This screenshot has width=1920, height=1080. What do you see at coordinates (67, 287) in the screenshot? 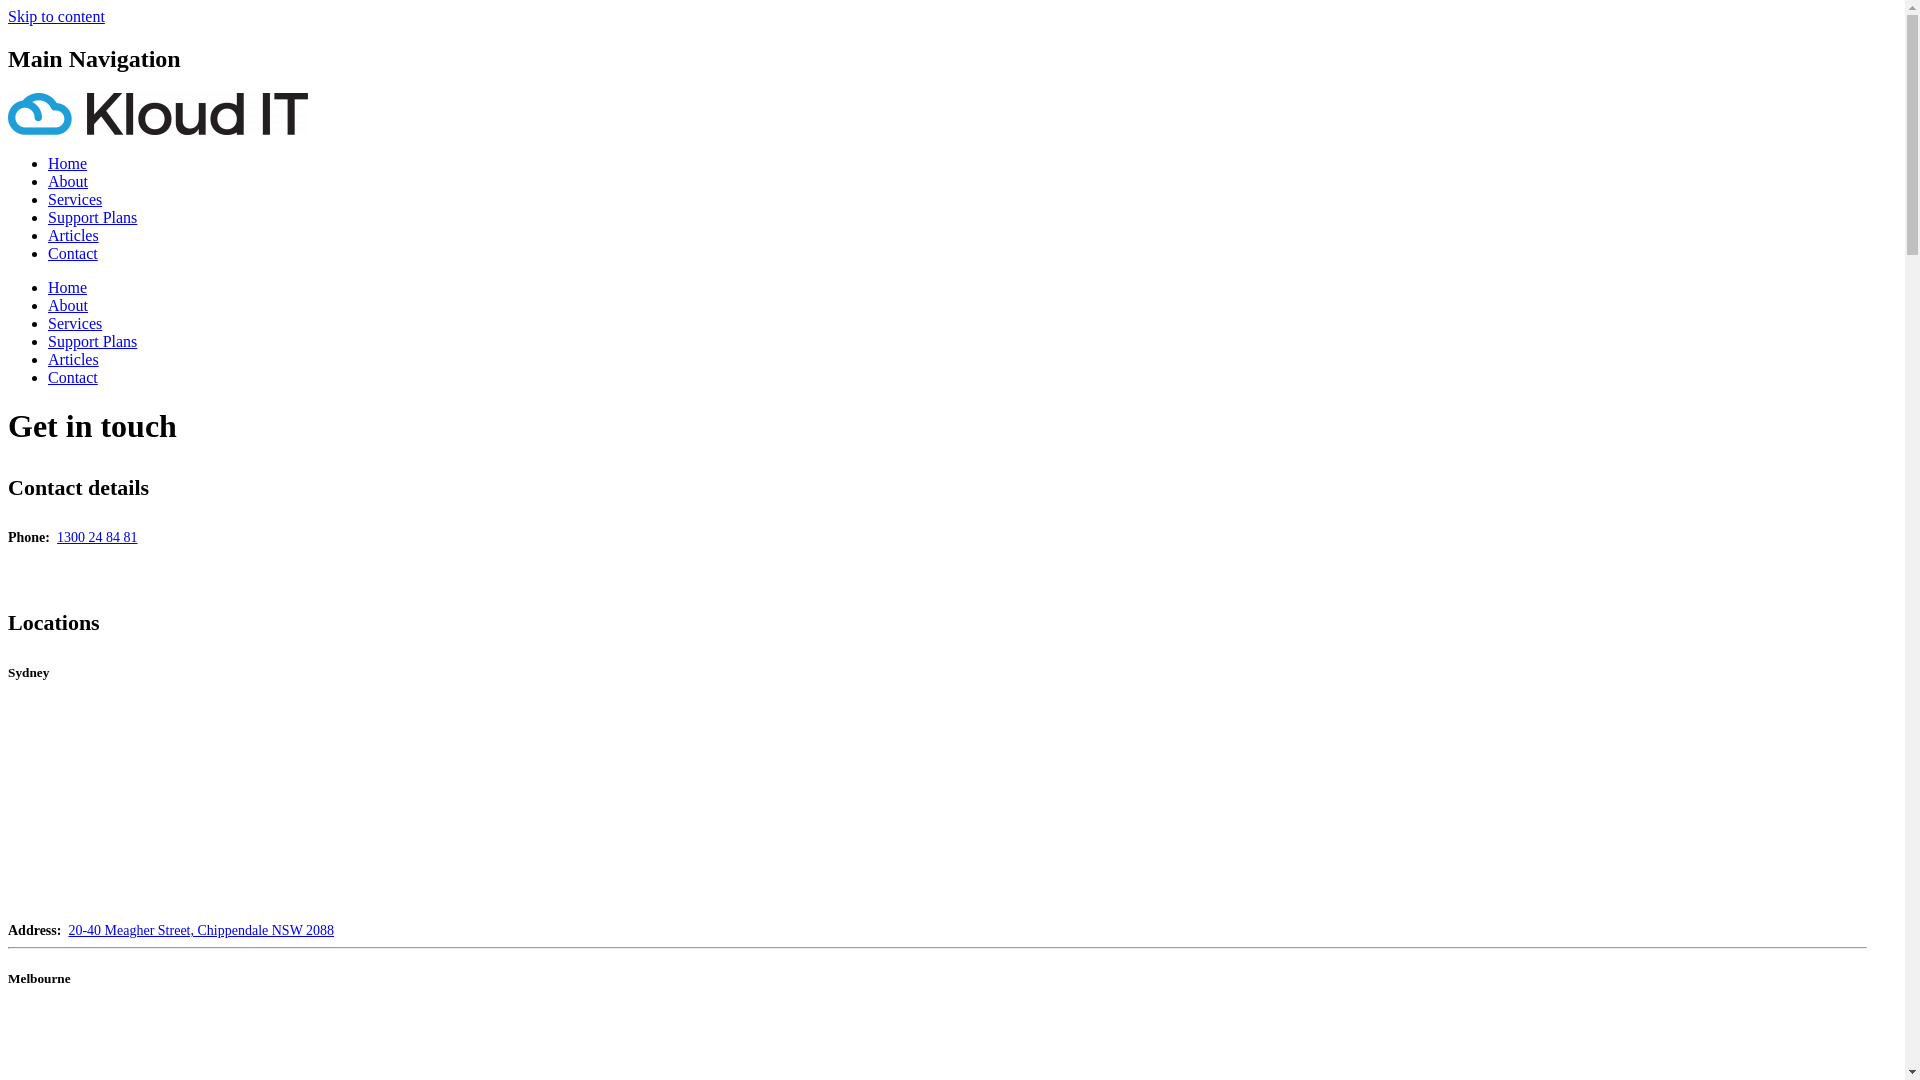
I see `'Home'` at bounding box center [67, 287].